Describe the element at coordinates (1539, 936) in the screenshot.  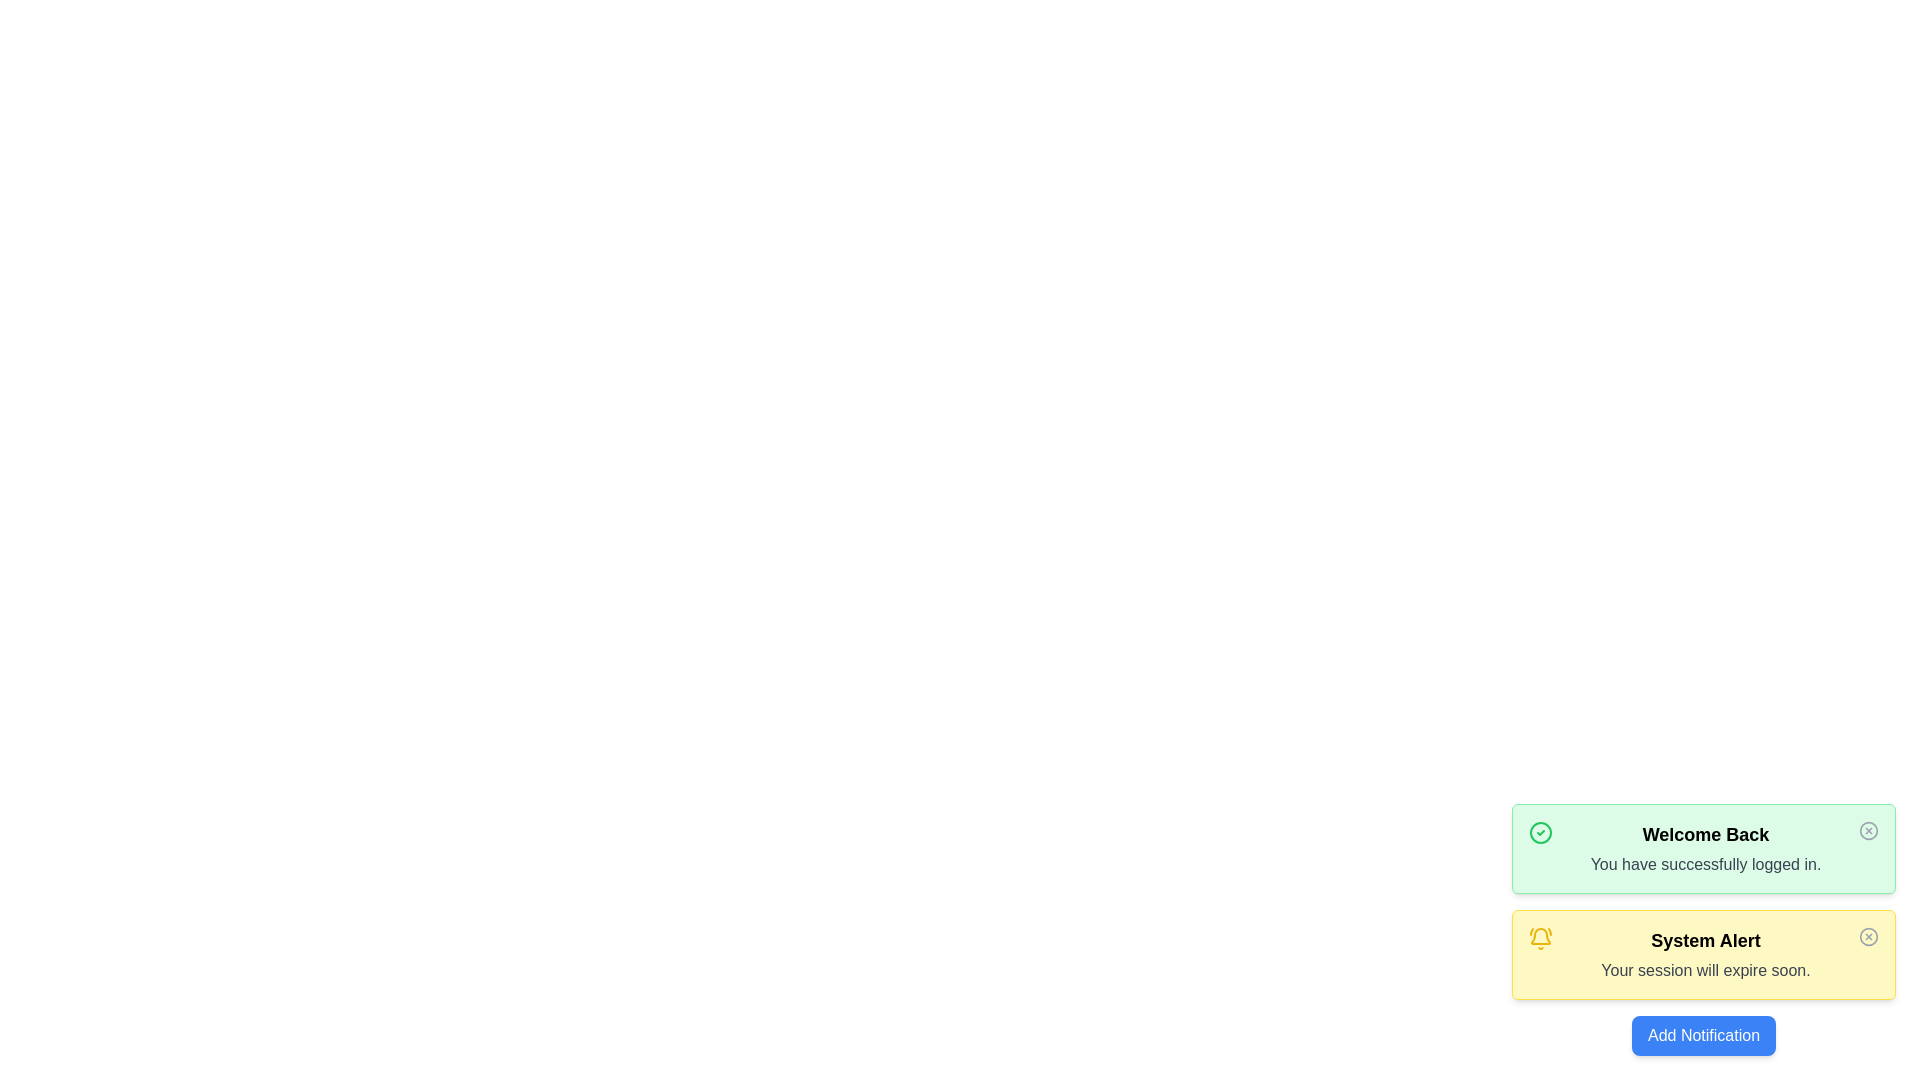
I see `the yellow bell-shaped notification icon located in the top-right corner of the system alert box` at that location.